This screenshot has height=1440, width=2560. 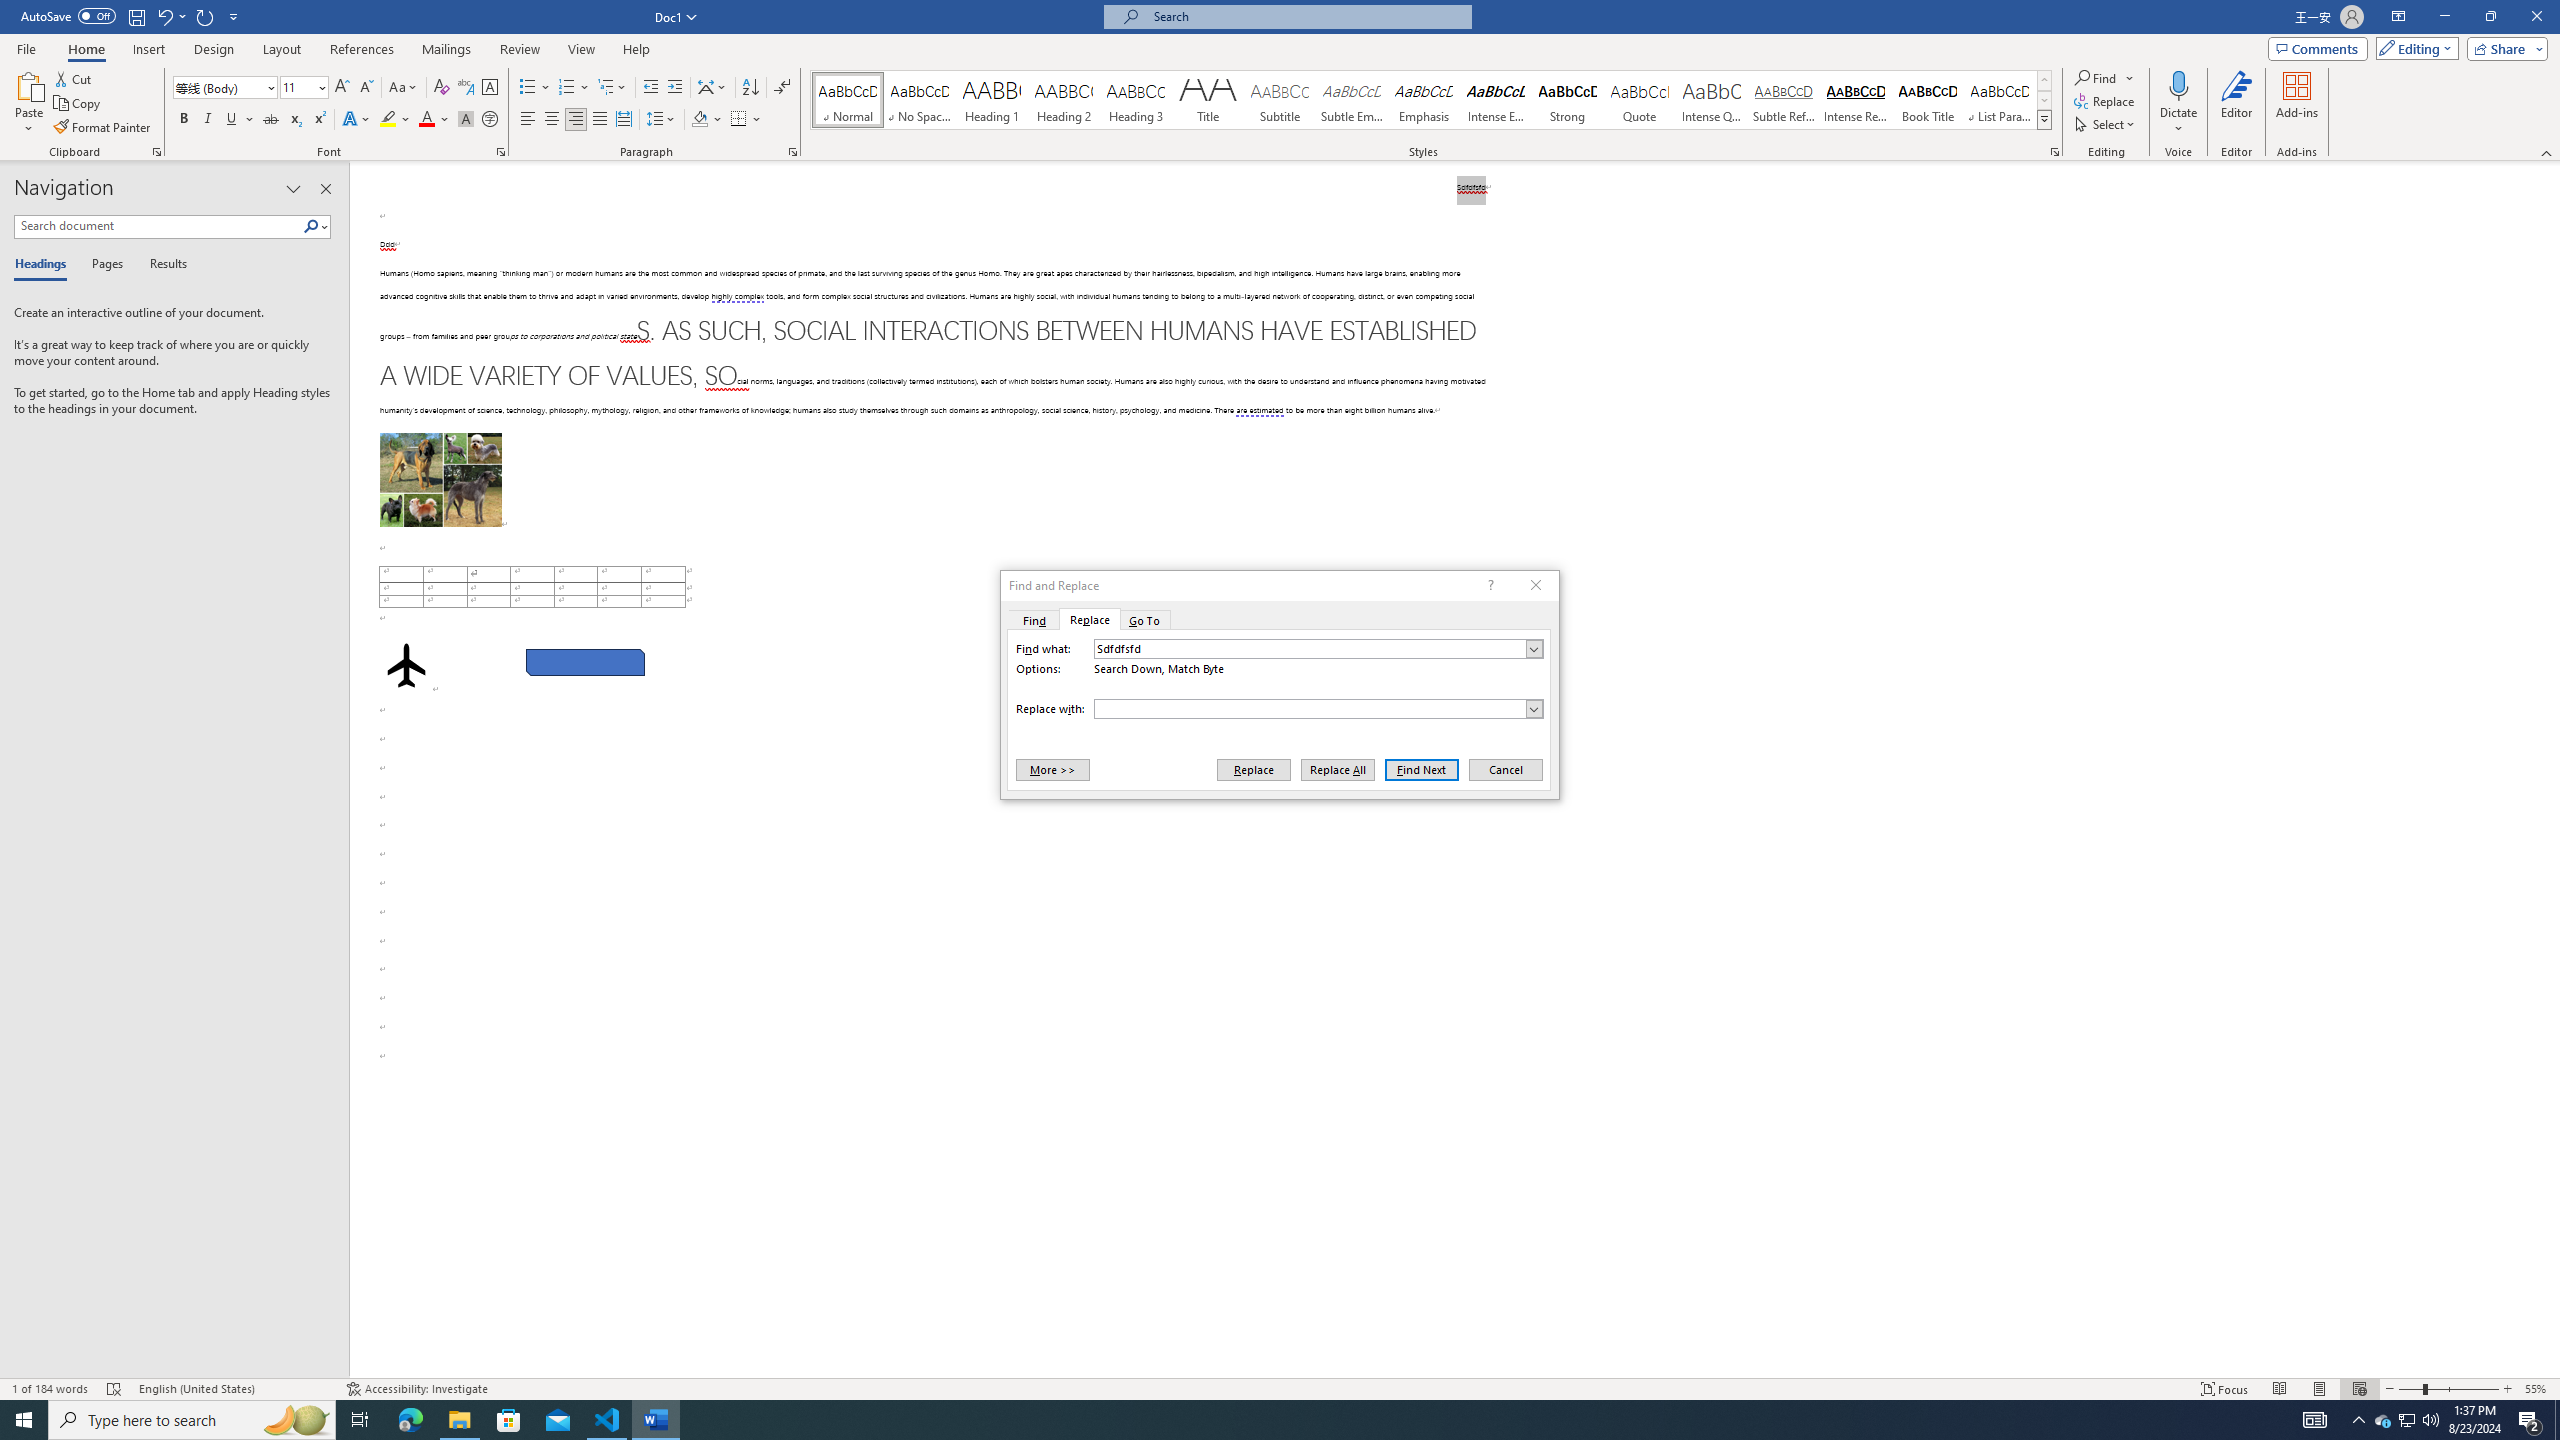 What do you see at coordinates (712, 87) in the screenshot?
I see `'Asian Layout'` at bounding box center [712, 87].